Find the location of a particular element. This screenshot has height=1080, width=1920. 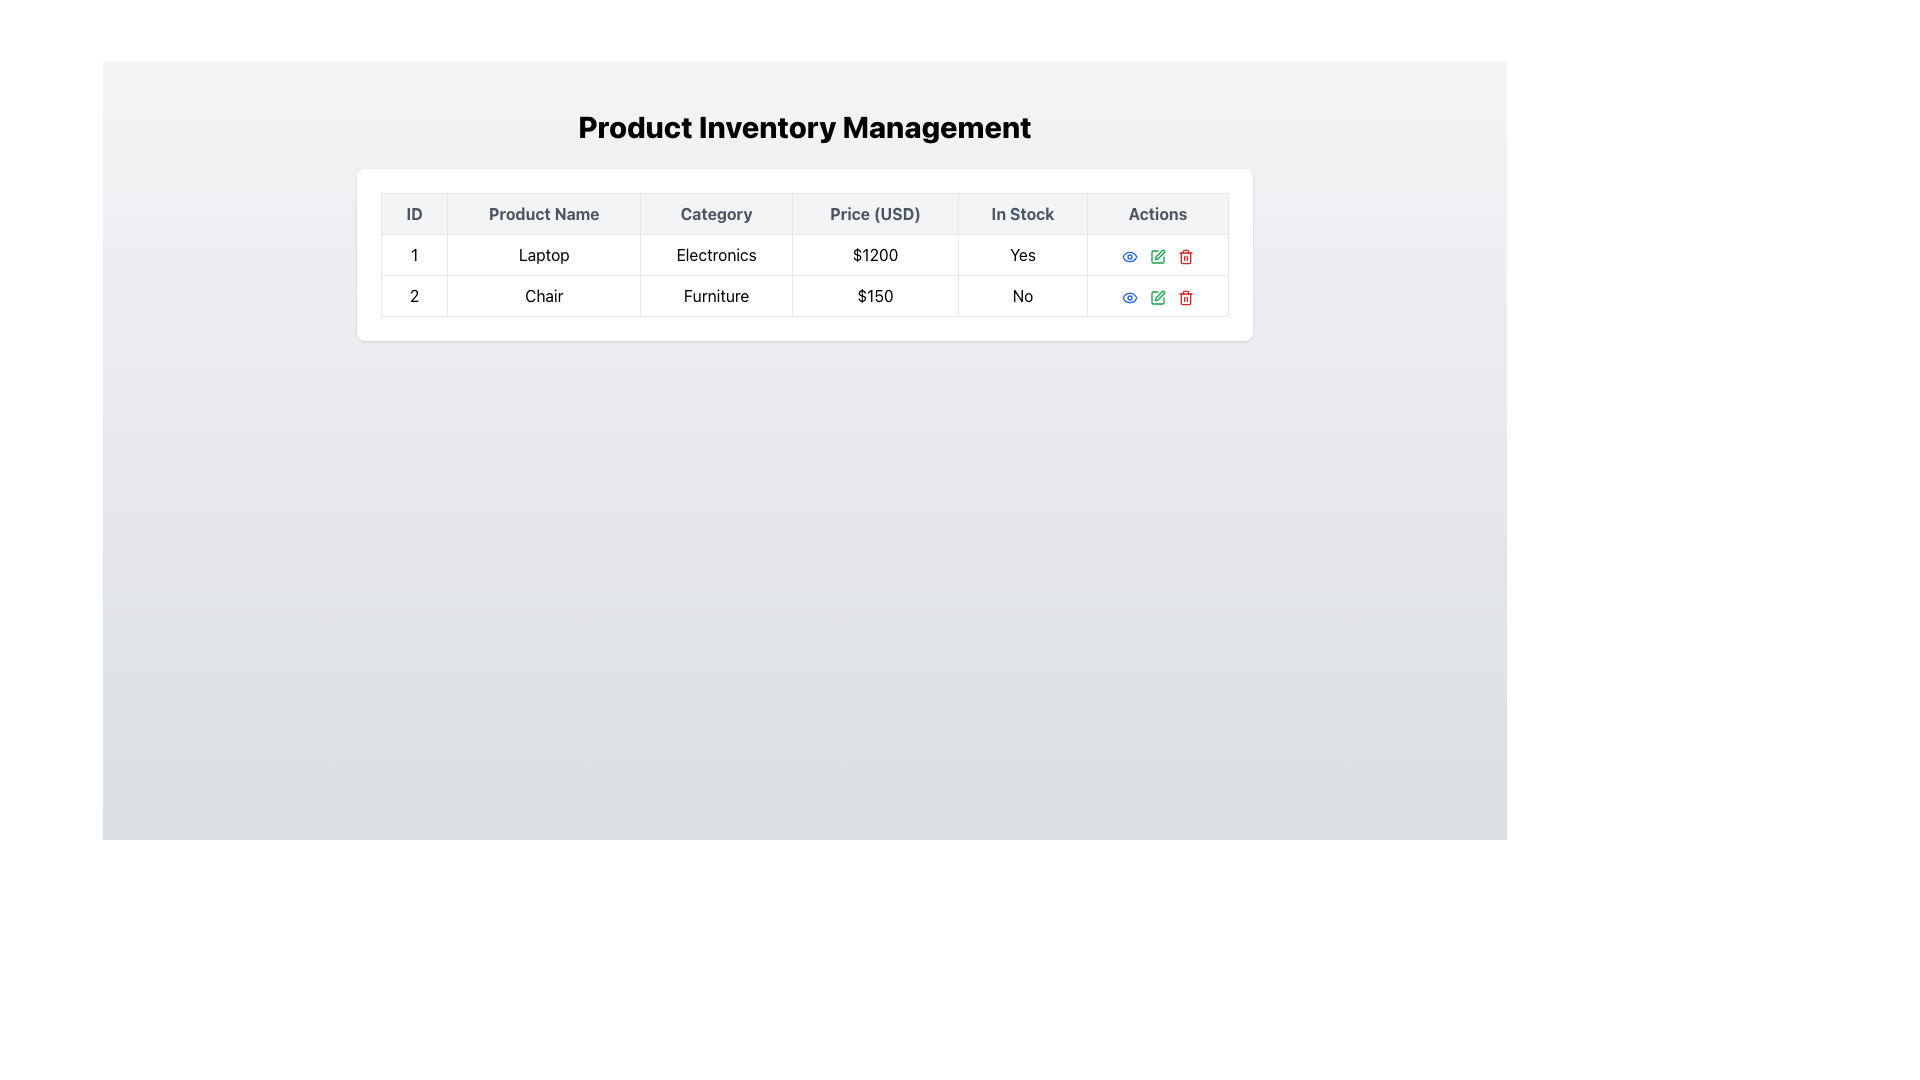

the first icon button in the 'Actions' column of the second row of the table is located at coordinates (1129, 253).